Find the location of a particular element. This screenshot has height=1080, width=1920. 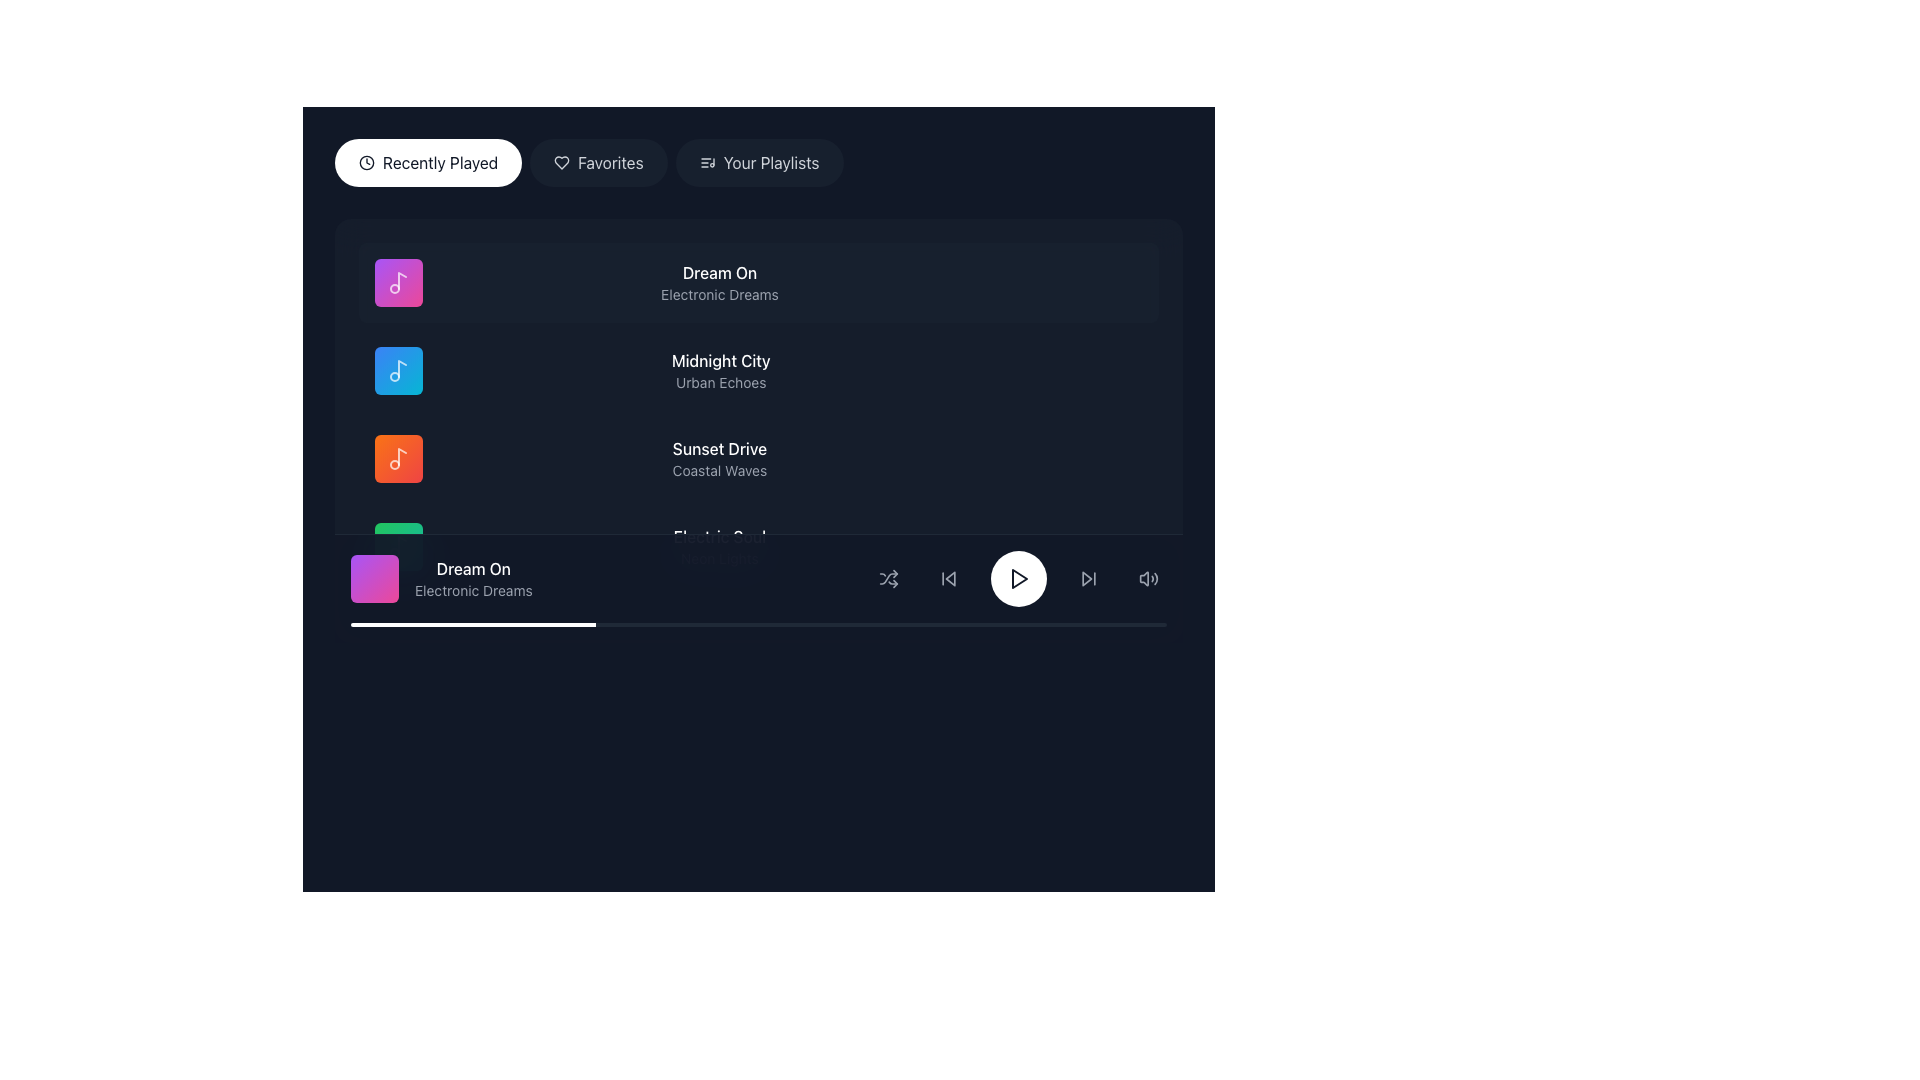

the interactive favorite or like button located on the right side of the 'Dream On' song item to change its color is located at coordinates (1032, 282).